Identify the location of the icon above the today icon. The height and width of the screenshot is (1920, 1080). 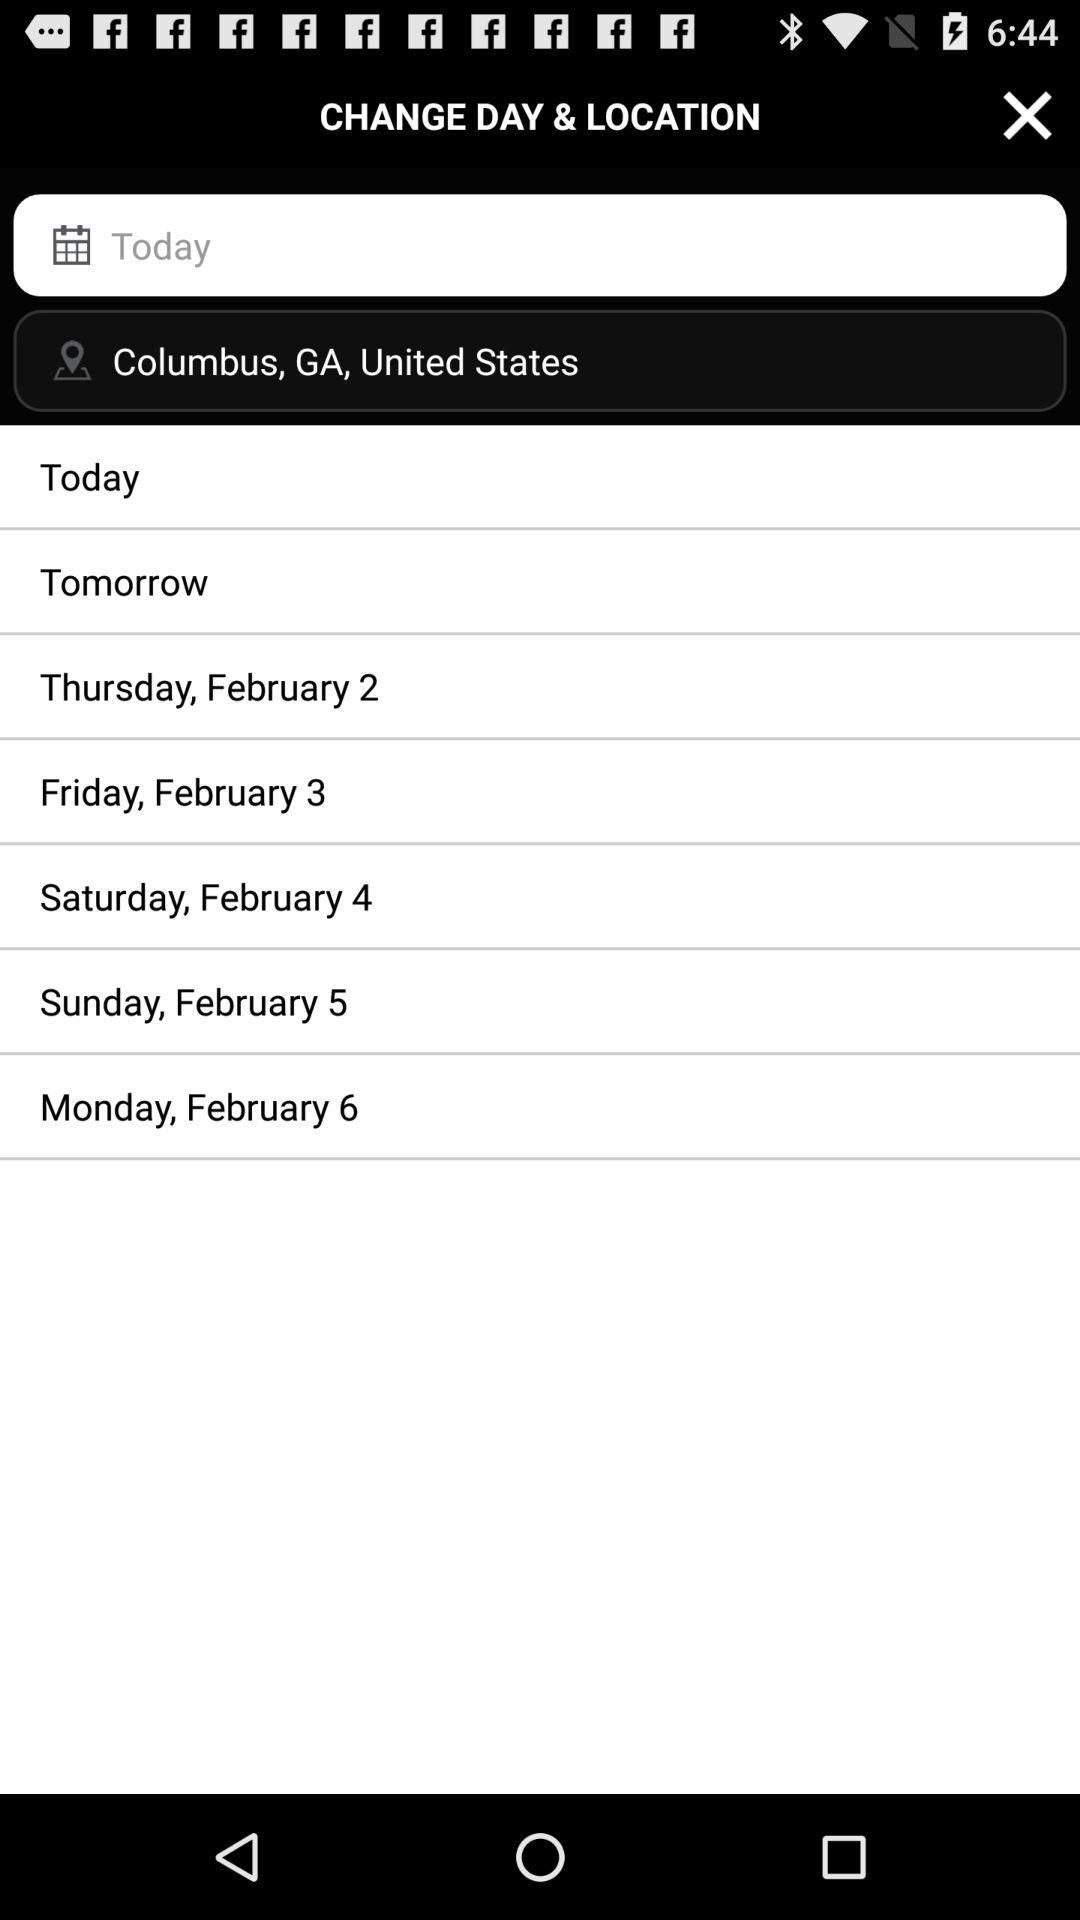
(540, 360).